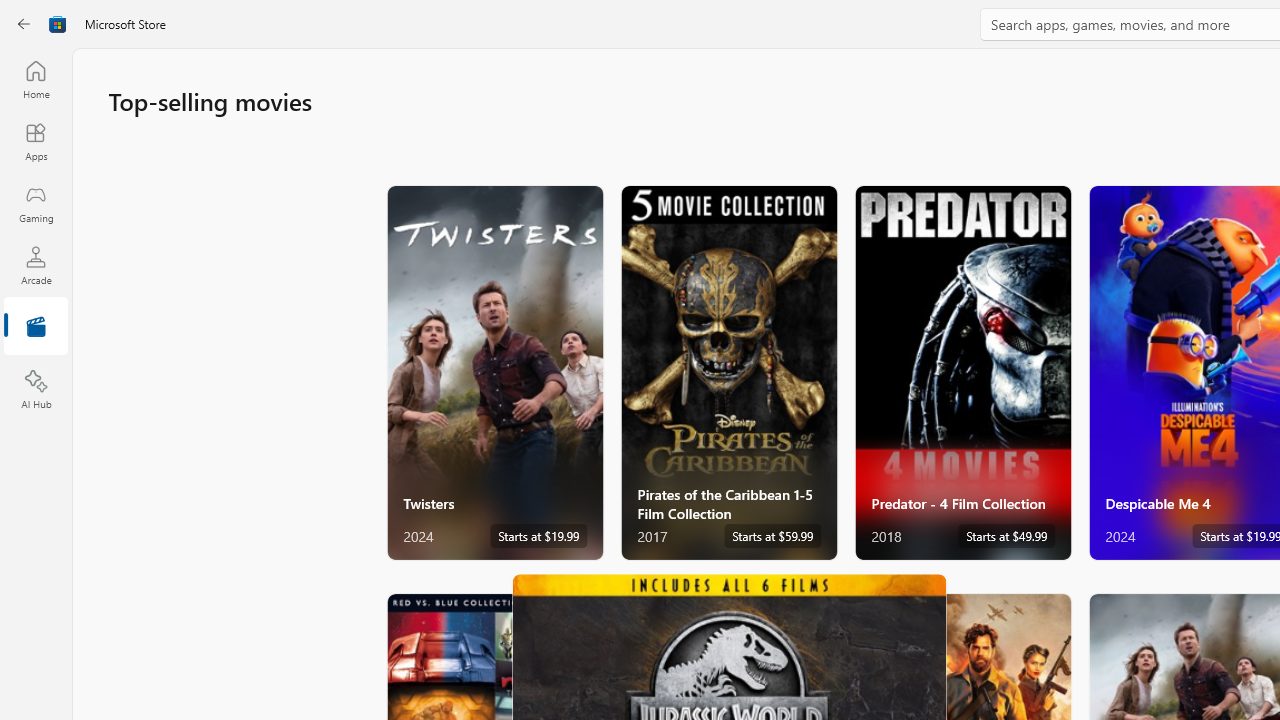 Image resolution: width=1280 pixels, height=720 pixels. Describe the element at coordinates (58, 24) in the screenshot. I see `'Class: Image'` at that location.